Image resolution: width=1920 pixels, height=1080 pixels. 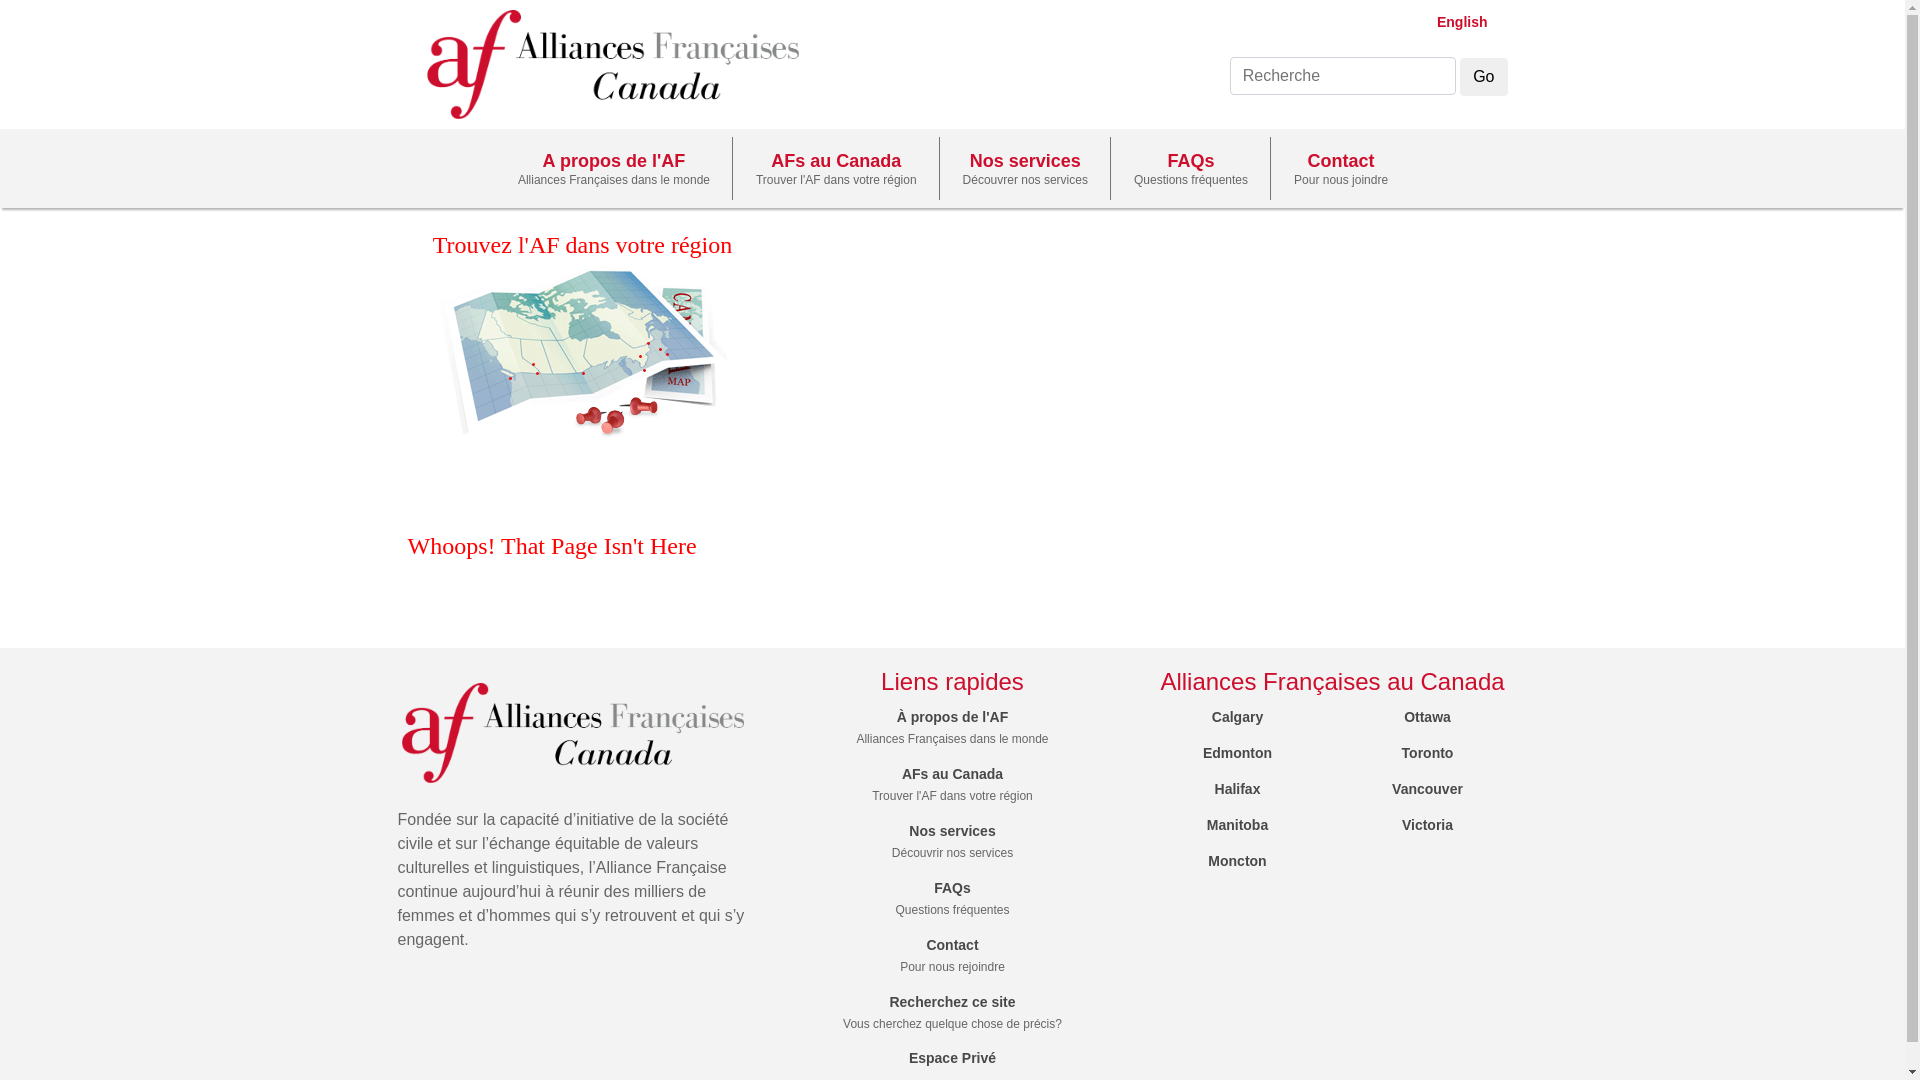 What do you see at coordinates (1205, 825) in the screenshot?
I see `'Manitoba'` at bounding box center [1205, 825].